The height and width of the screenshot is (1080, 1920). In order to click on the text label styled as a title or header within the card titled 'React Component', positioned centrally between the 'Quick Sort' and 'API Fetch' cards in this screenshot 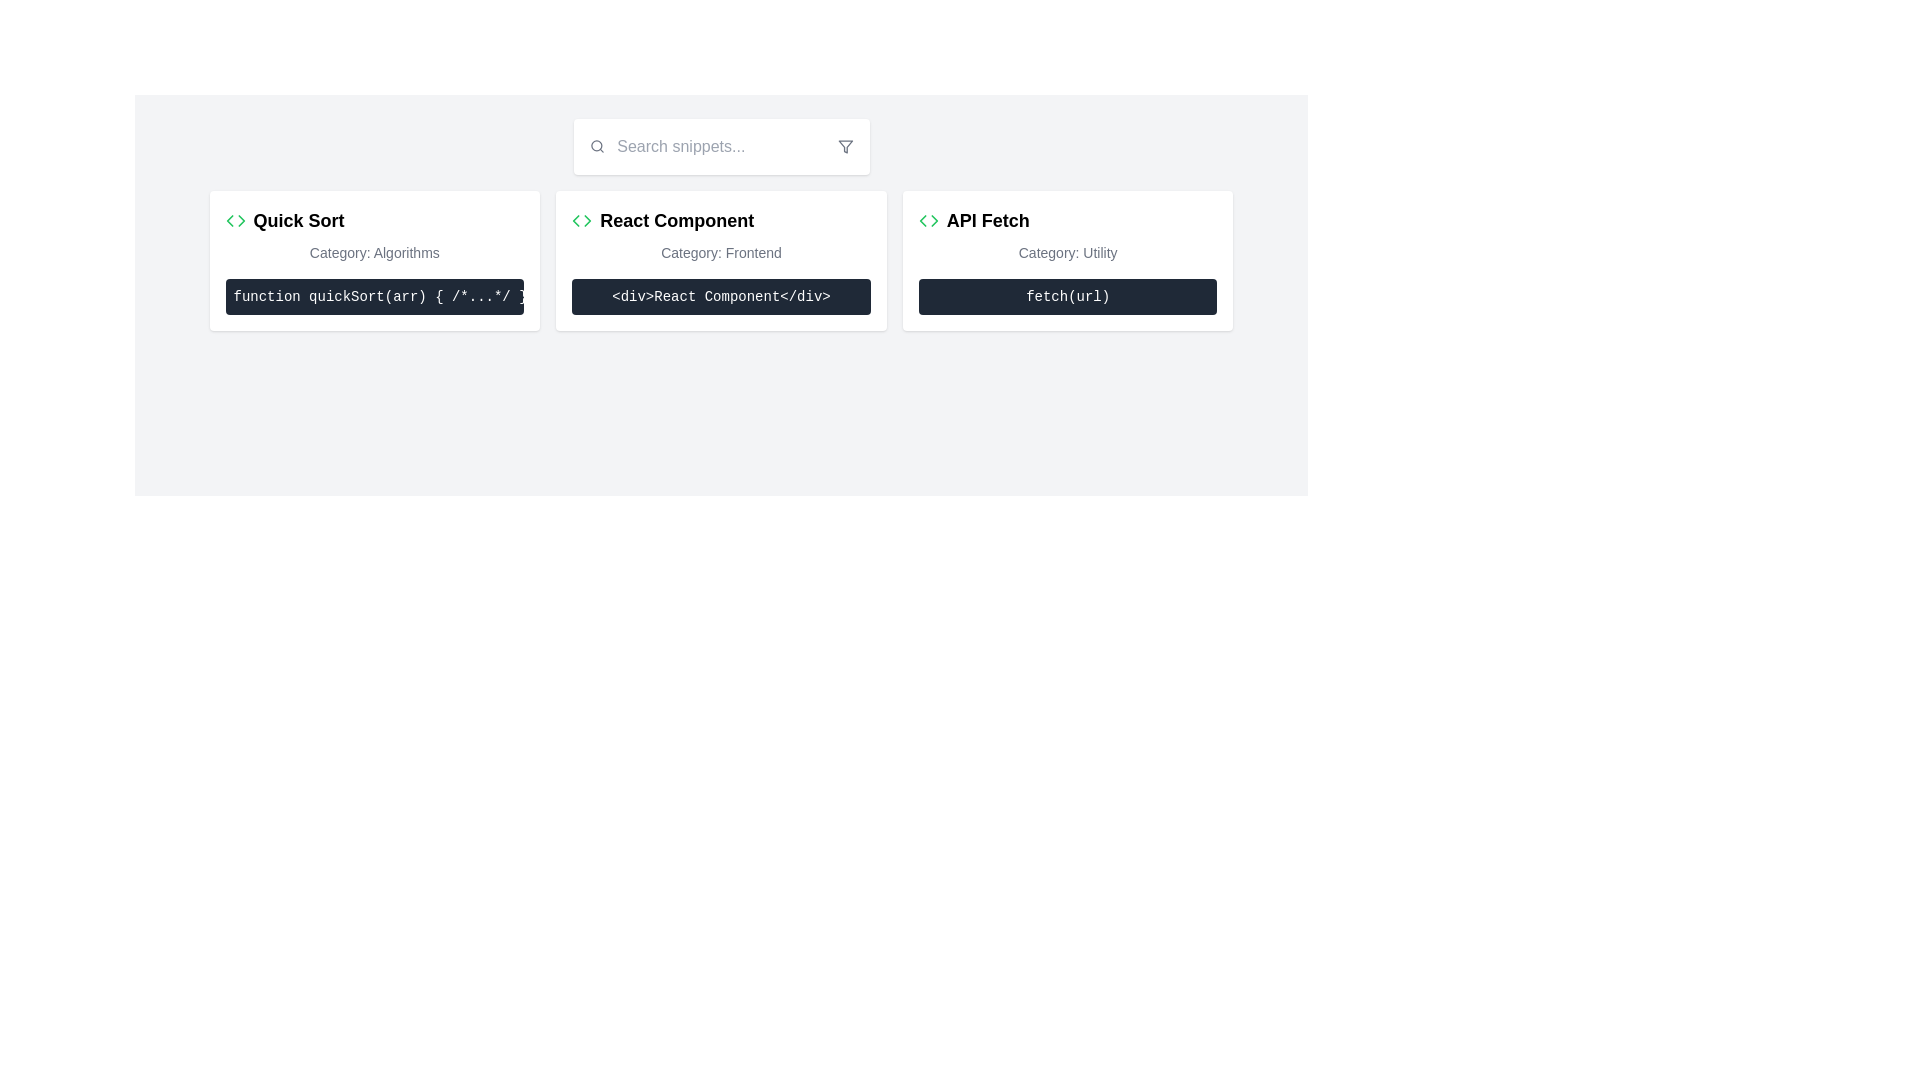, I will do `click(677, 220)`.